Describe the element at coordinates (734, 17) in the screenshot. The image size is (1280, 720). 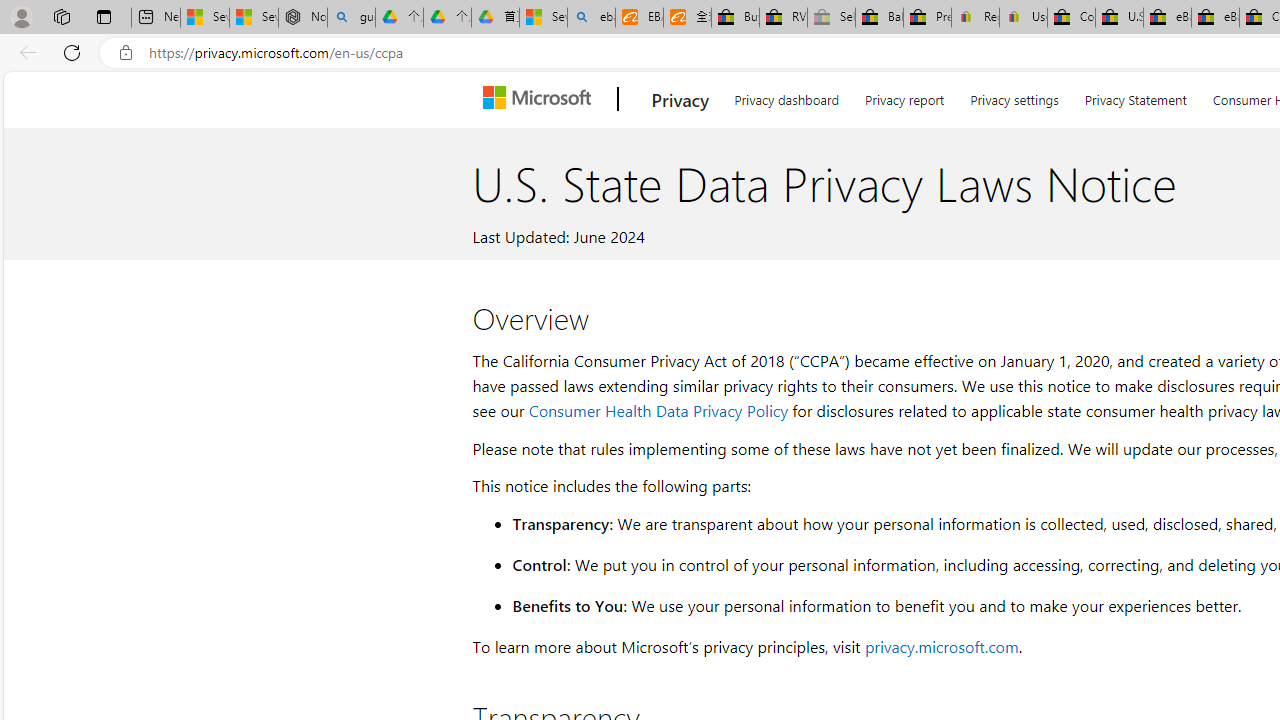
I see `'Buy Auto Parts & Accessories | eBay'` at that location.